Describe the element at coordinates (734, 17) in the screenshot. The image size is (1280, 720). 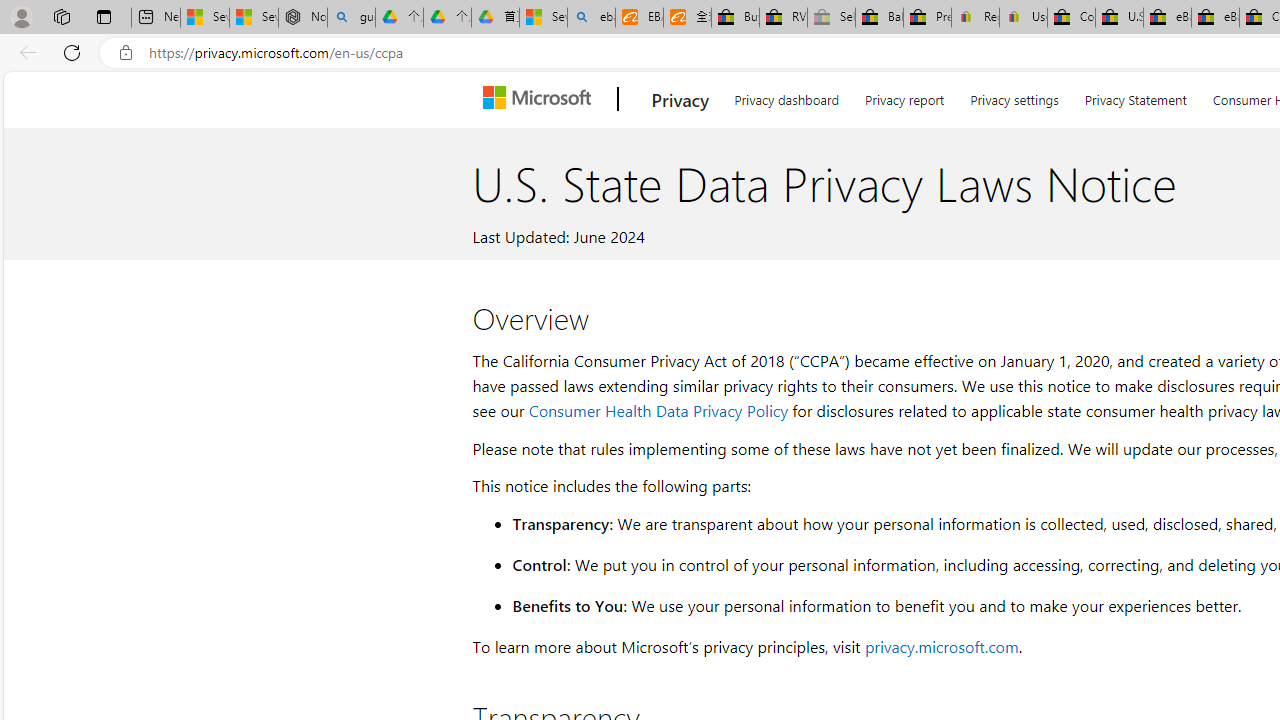
I see `'Buy Auto Parts & Accessories | eBay'` at that location.